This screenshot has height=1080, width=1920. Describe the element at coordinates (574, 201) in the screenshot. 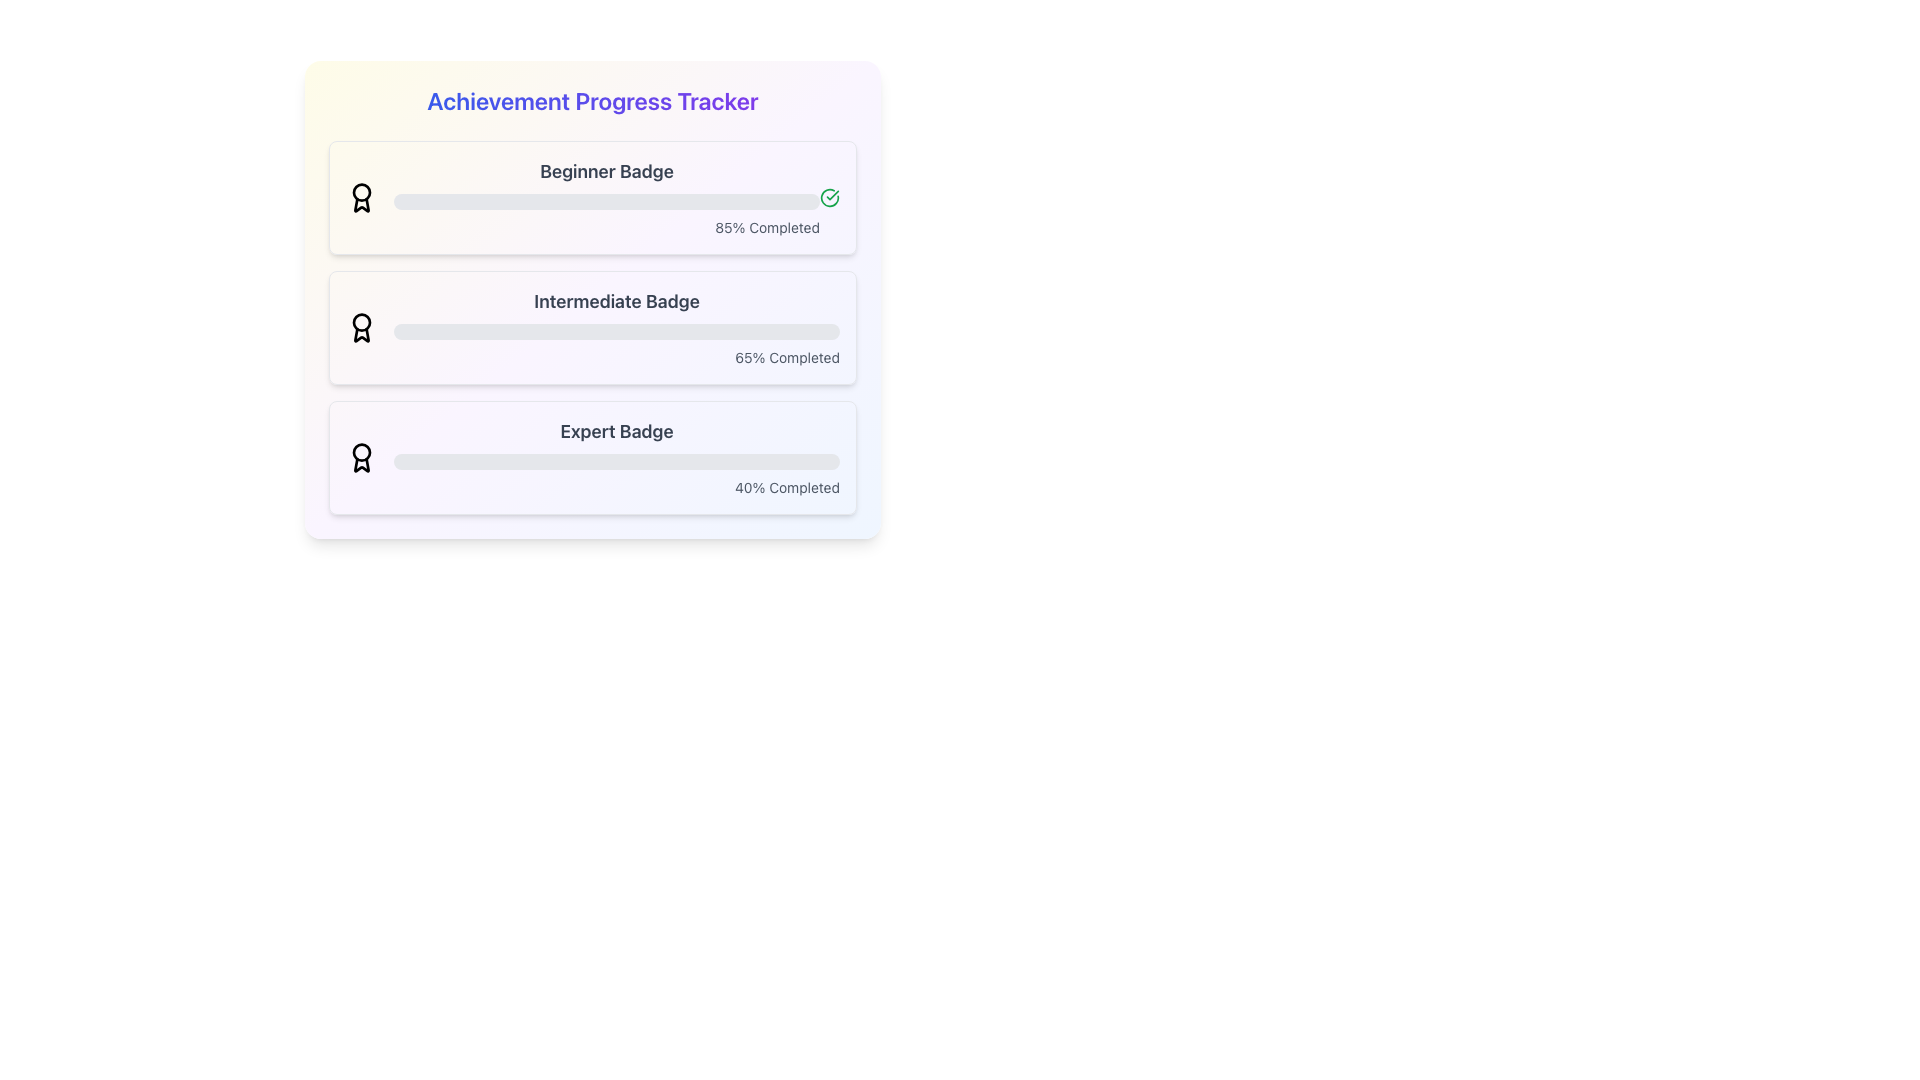

I see `Progress bar indicating 85% completion towards earning the Beginner Badge, located in the Achievement Progress Tracker` at that location.